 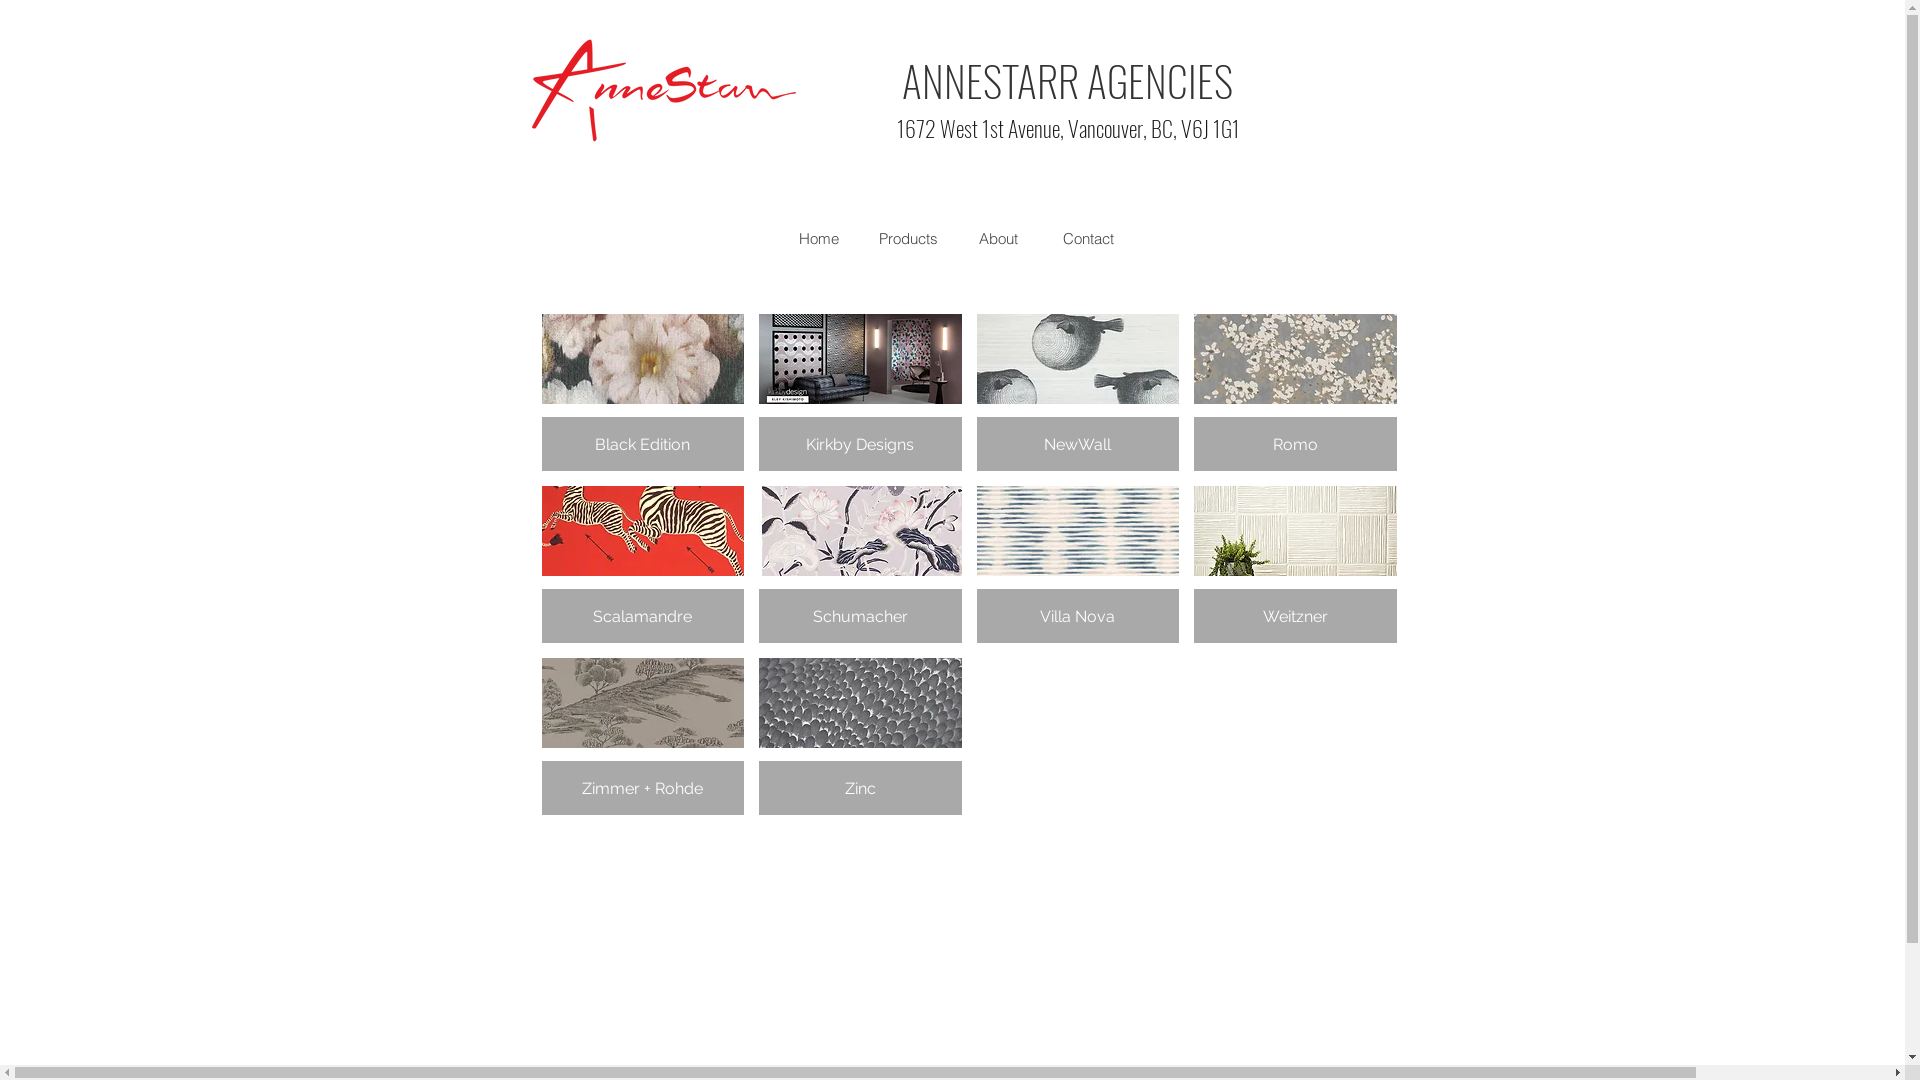 What do you see at coordinates (1087, 238) in the screenshot?
I see `'Contact'` at bounding box center [1087, 238].